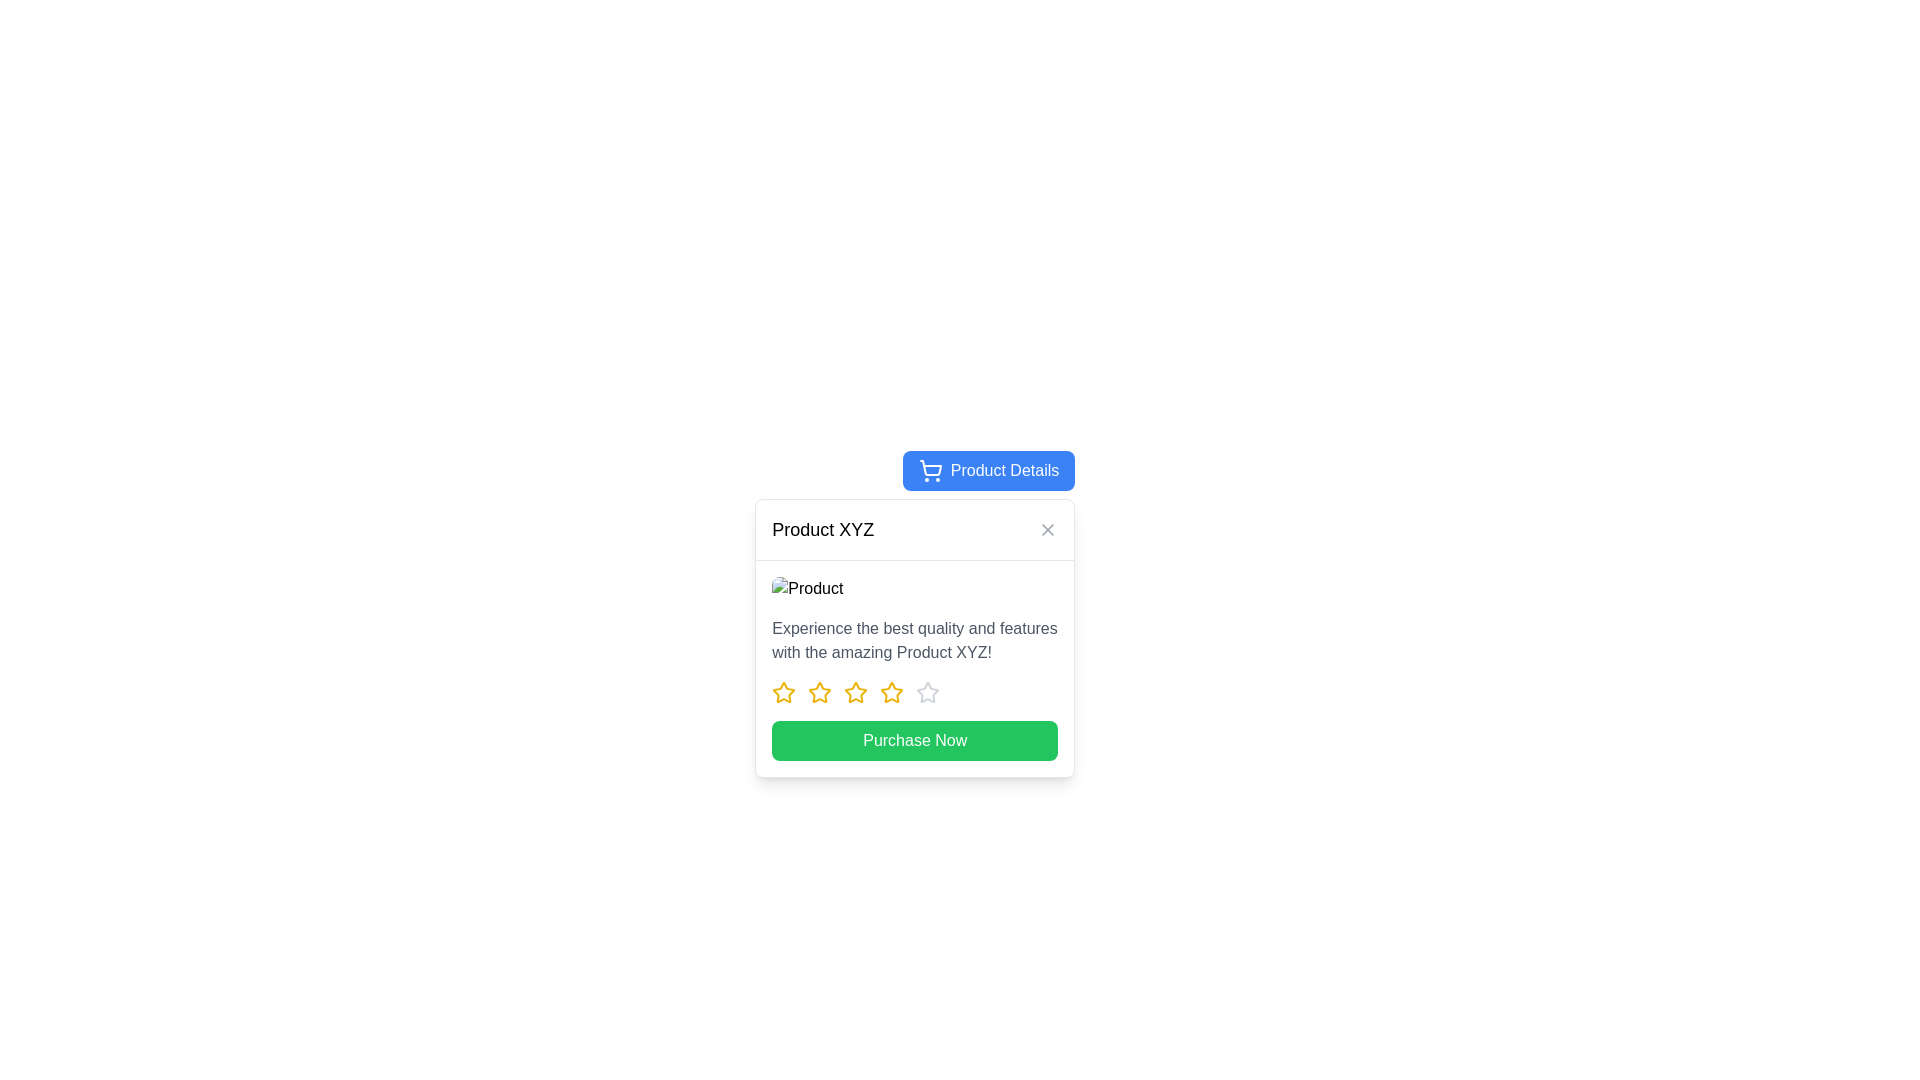 The width and height of the screenshot is (1920, 1080). I want to click on the third yellow outlined star icon in the product description modal, so click(856, 691).